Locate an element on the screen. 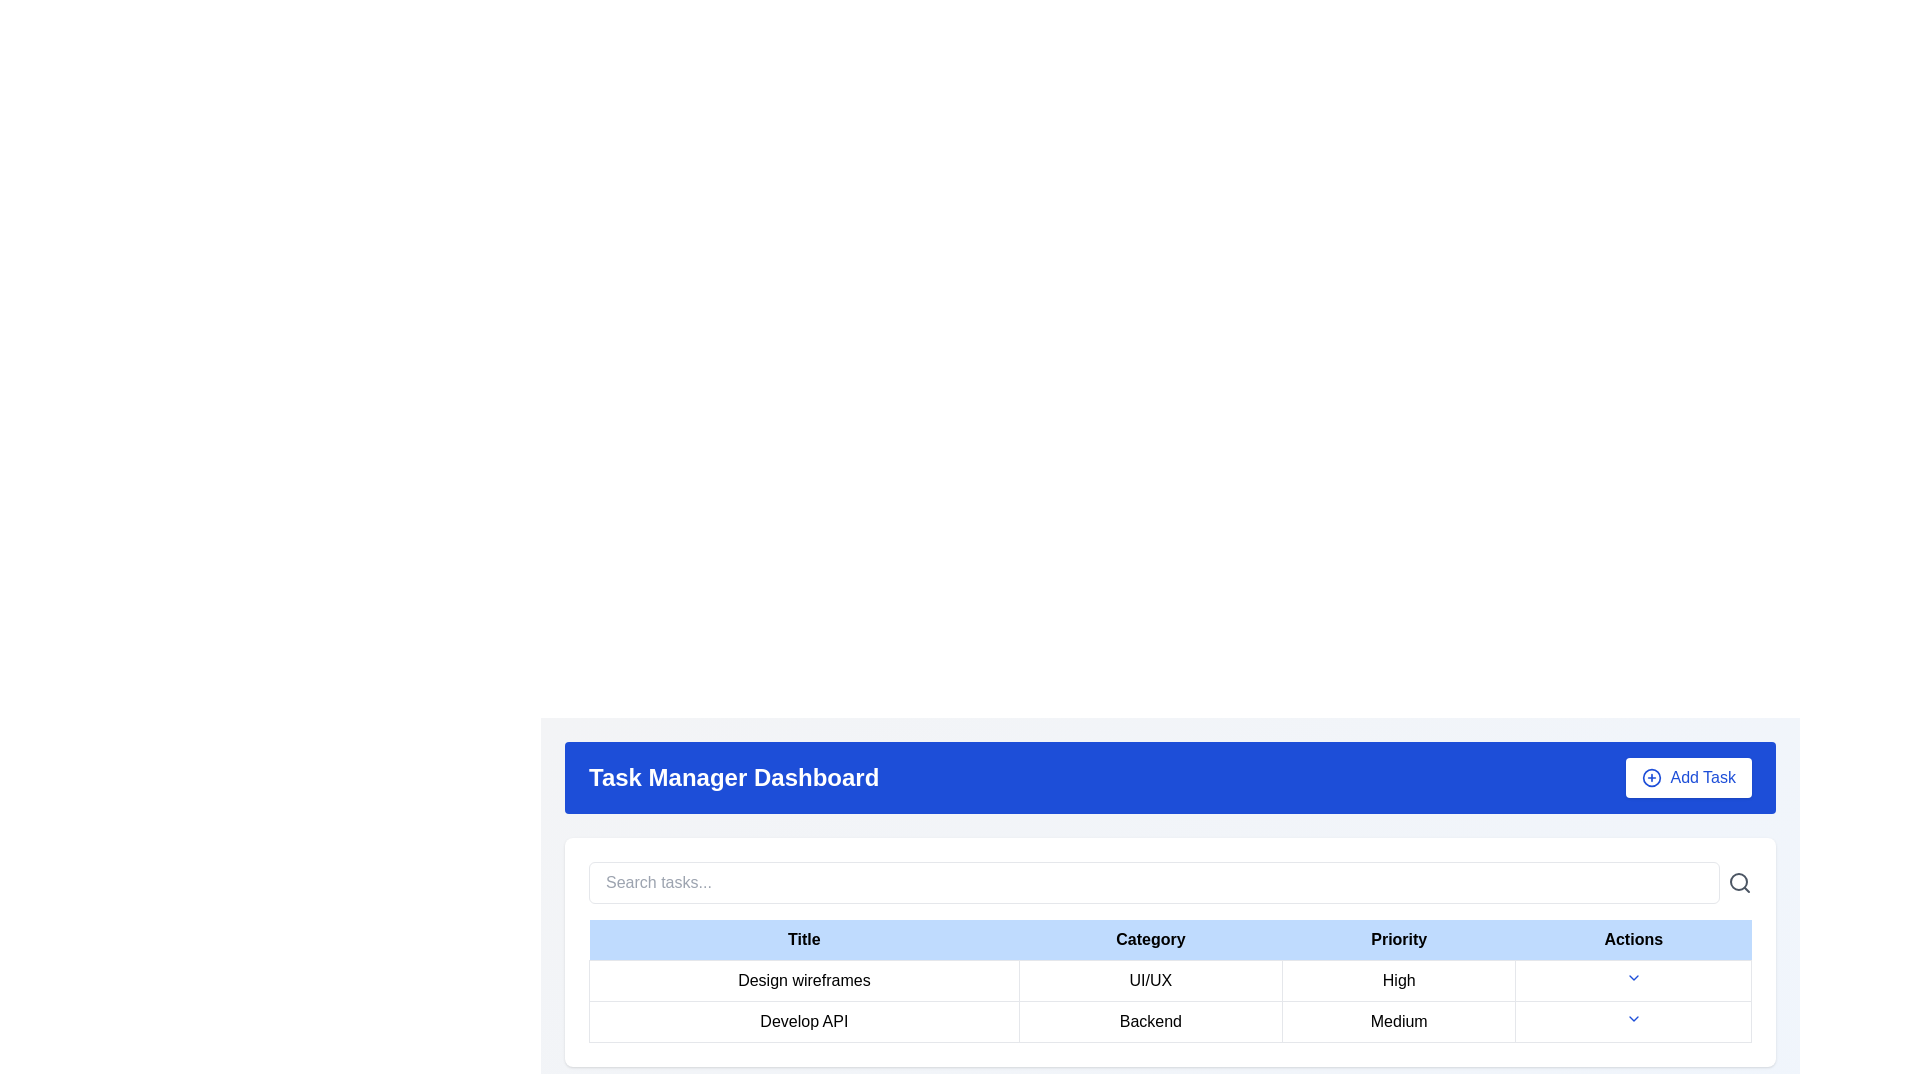 This screenshot has width=1920, height=1080. the text label indicating the priority level of the 'Develop API' task in the 'Priority' column of the table, located between the 'Backend' text cell and the 'Actions' dropdown is located at coordinates (1398, 1022).